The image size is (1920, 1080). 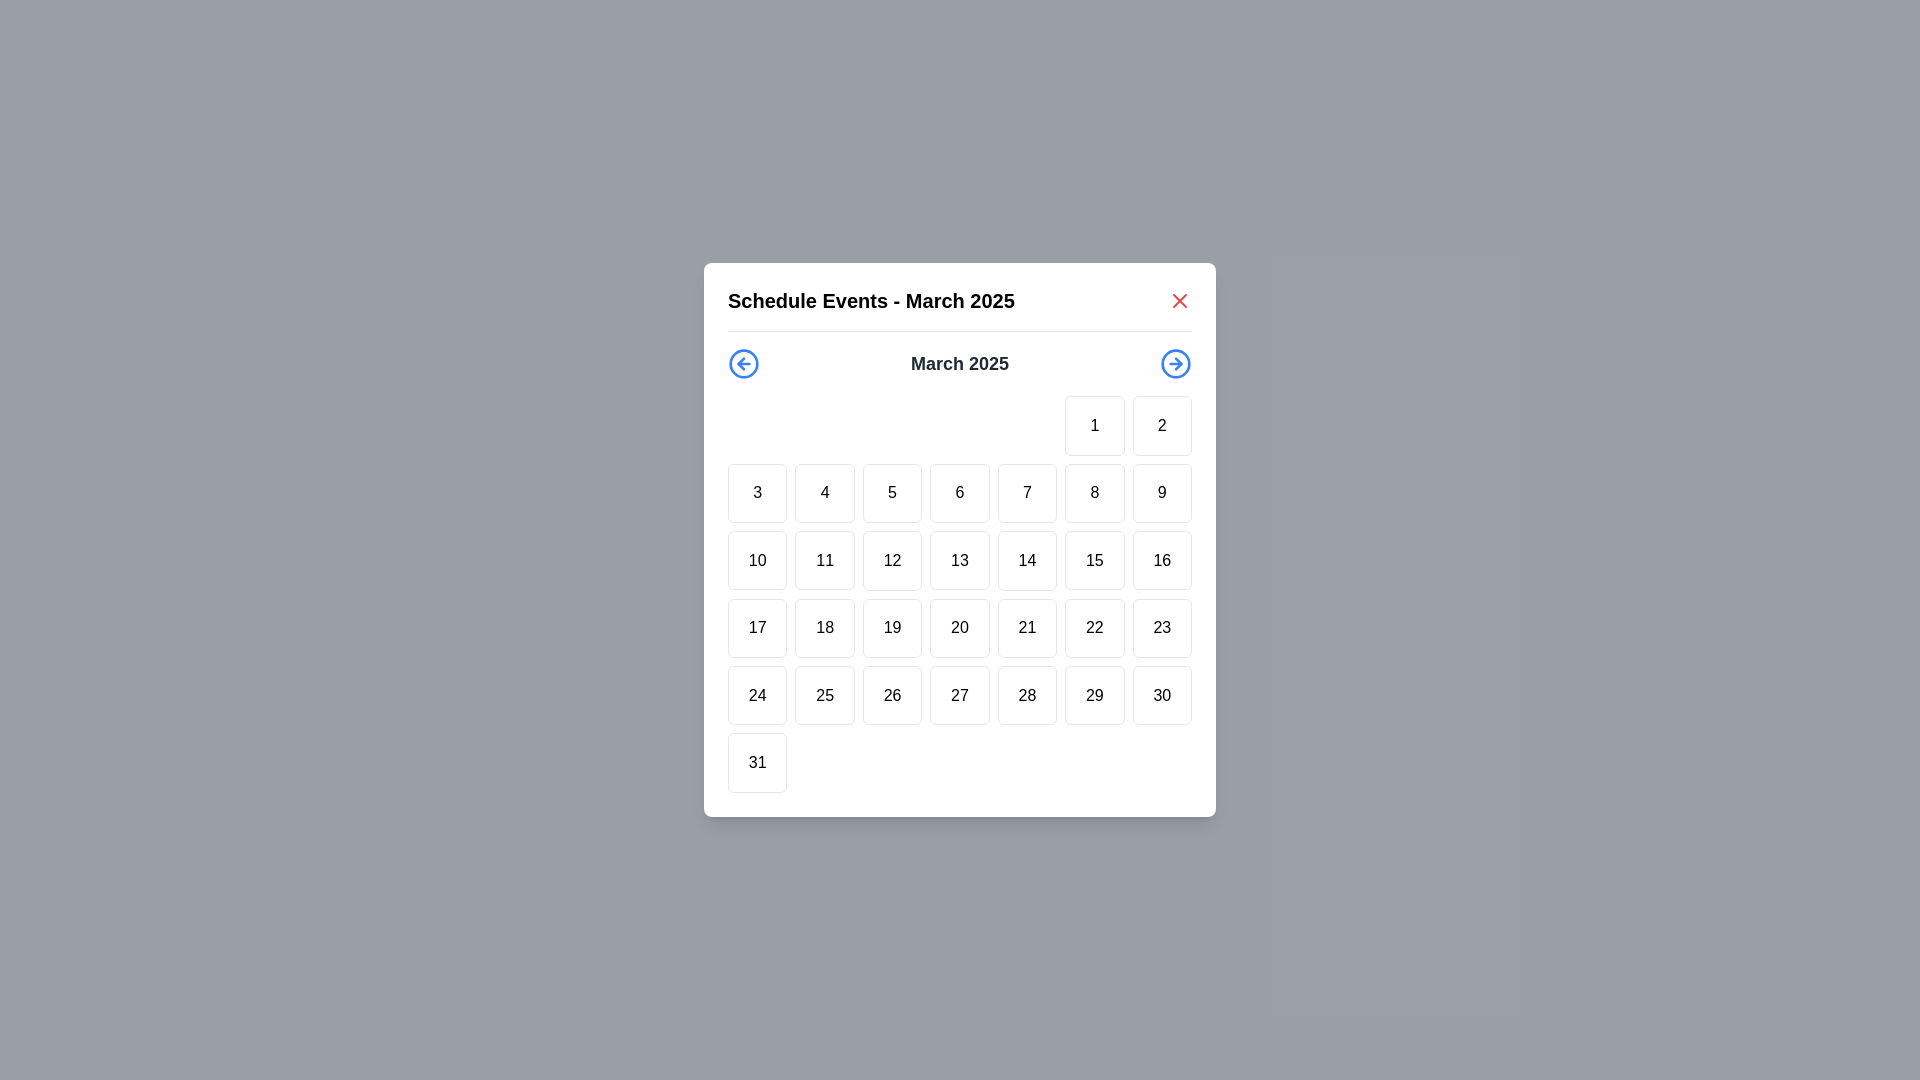 I want to click on the calendar day button representing '22' to trigger a tooltip or highlight effect, so click(x=1093, y=627).